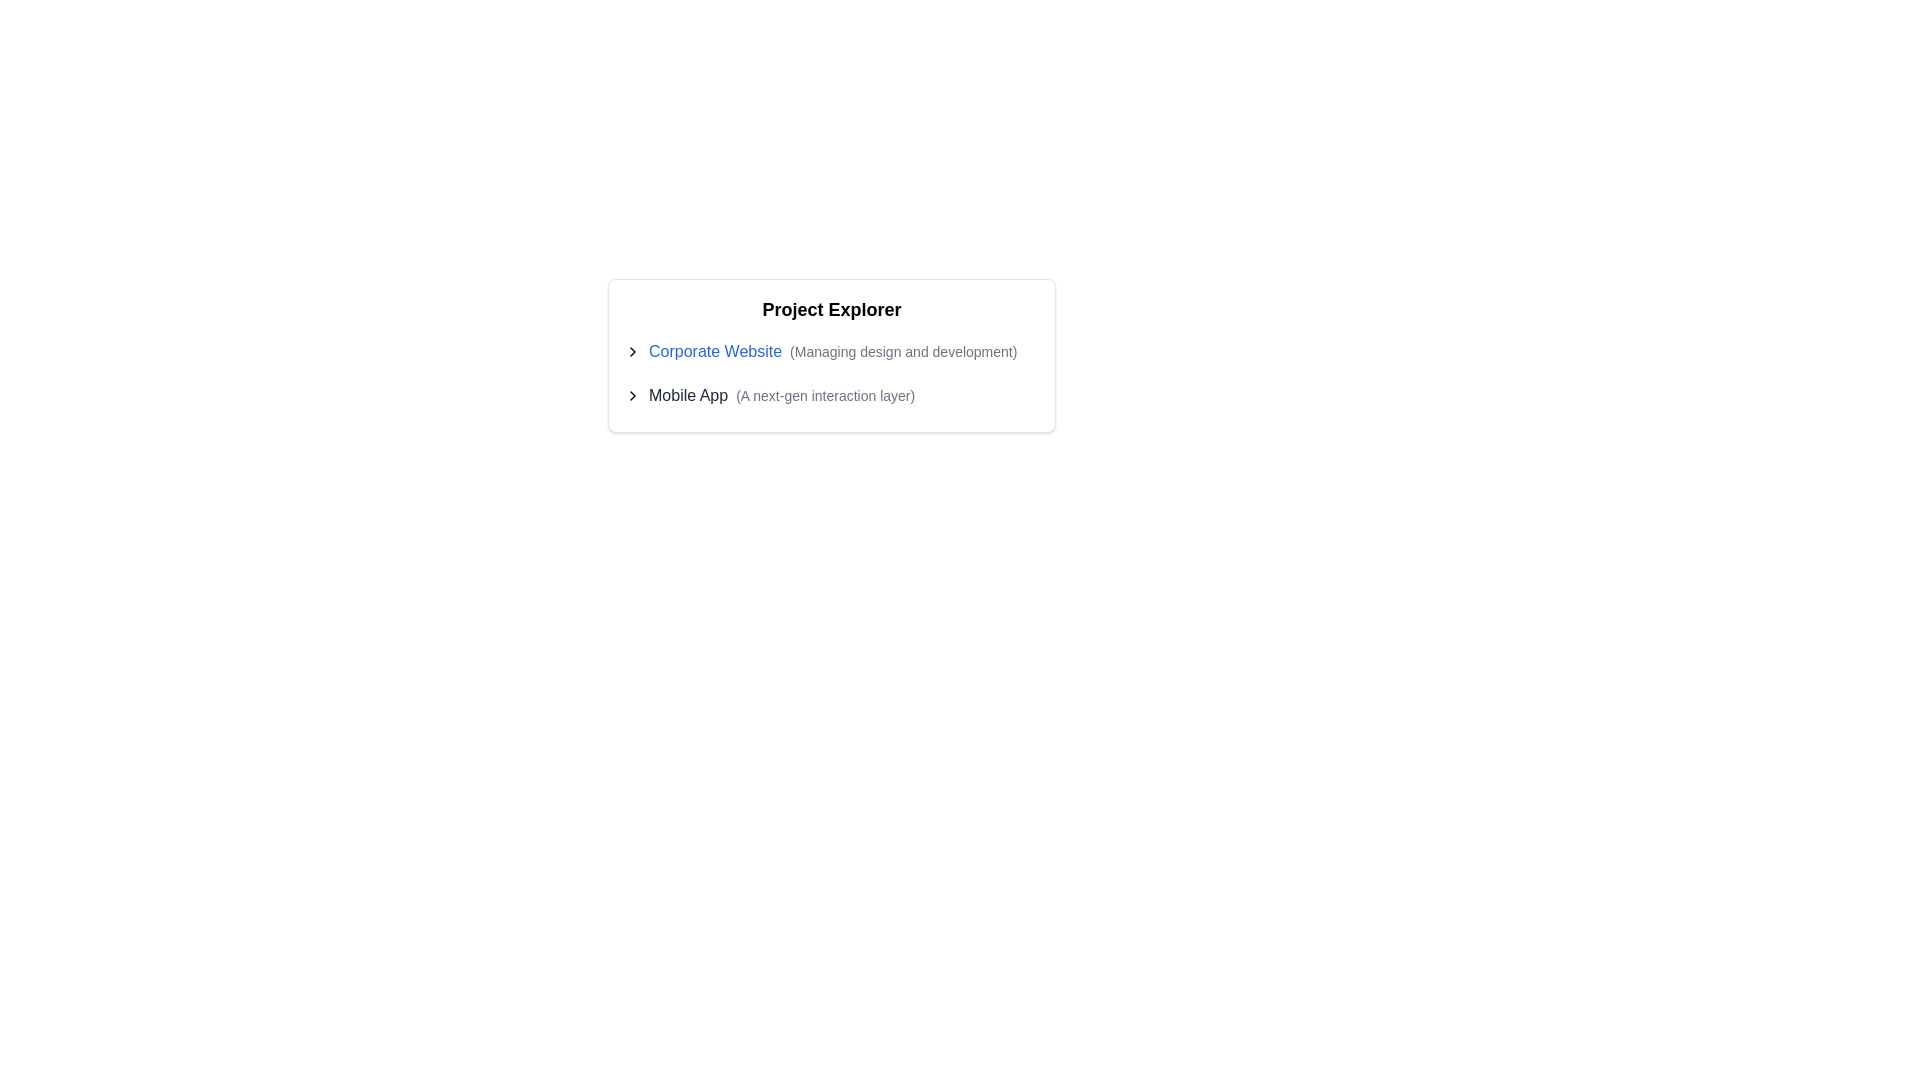 The height and width of the screenshot is (1080, 1920). I want to click on the chevron icon next to the text 'Mobile App(A next-gen interaction layer)', so click(632, 396).